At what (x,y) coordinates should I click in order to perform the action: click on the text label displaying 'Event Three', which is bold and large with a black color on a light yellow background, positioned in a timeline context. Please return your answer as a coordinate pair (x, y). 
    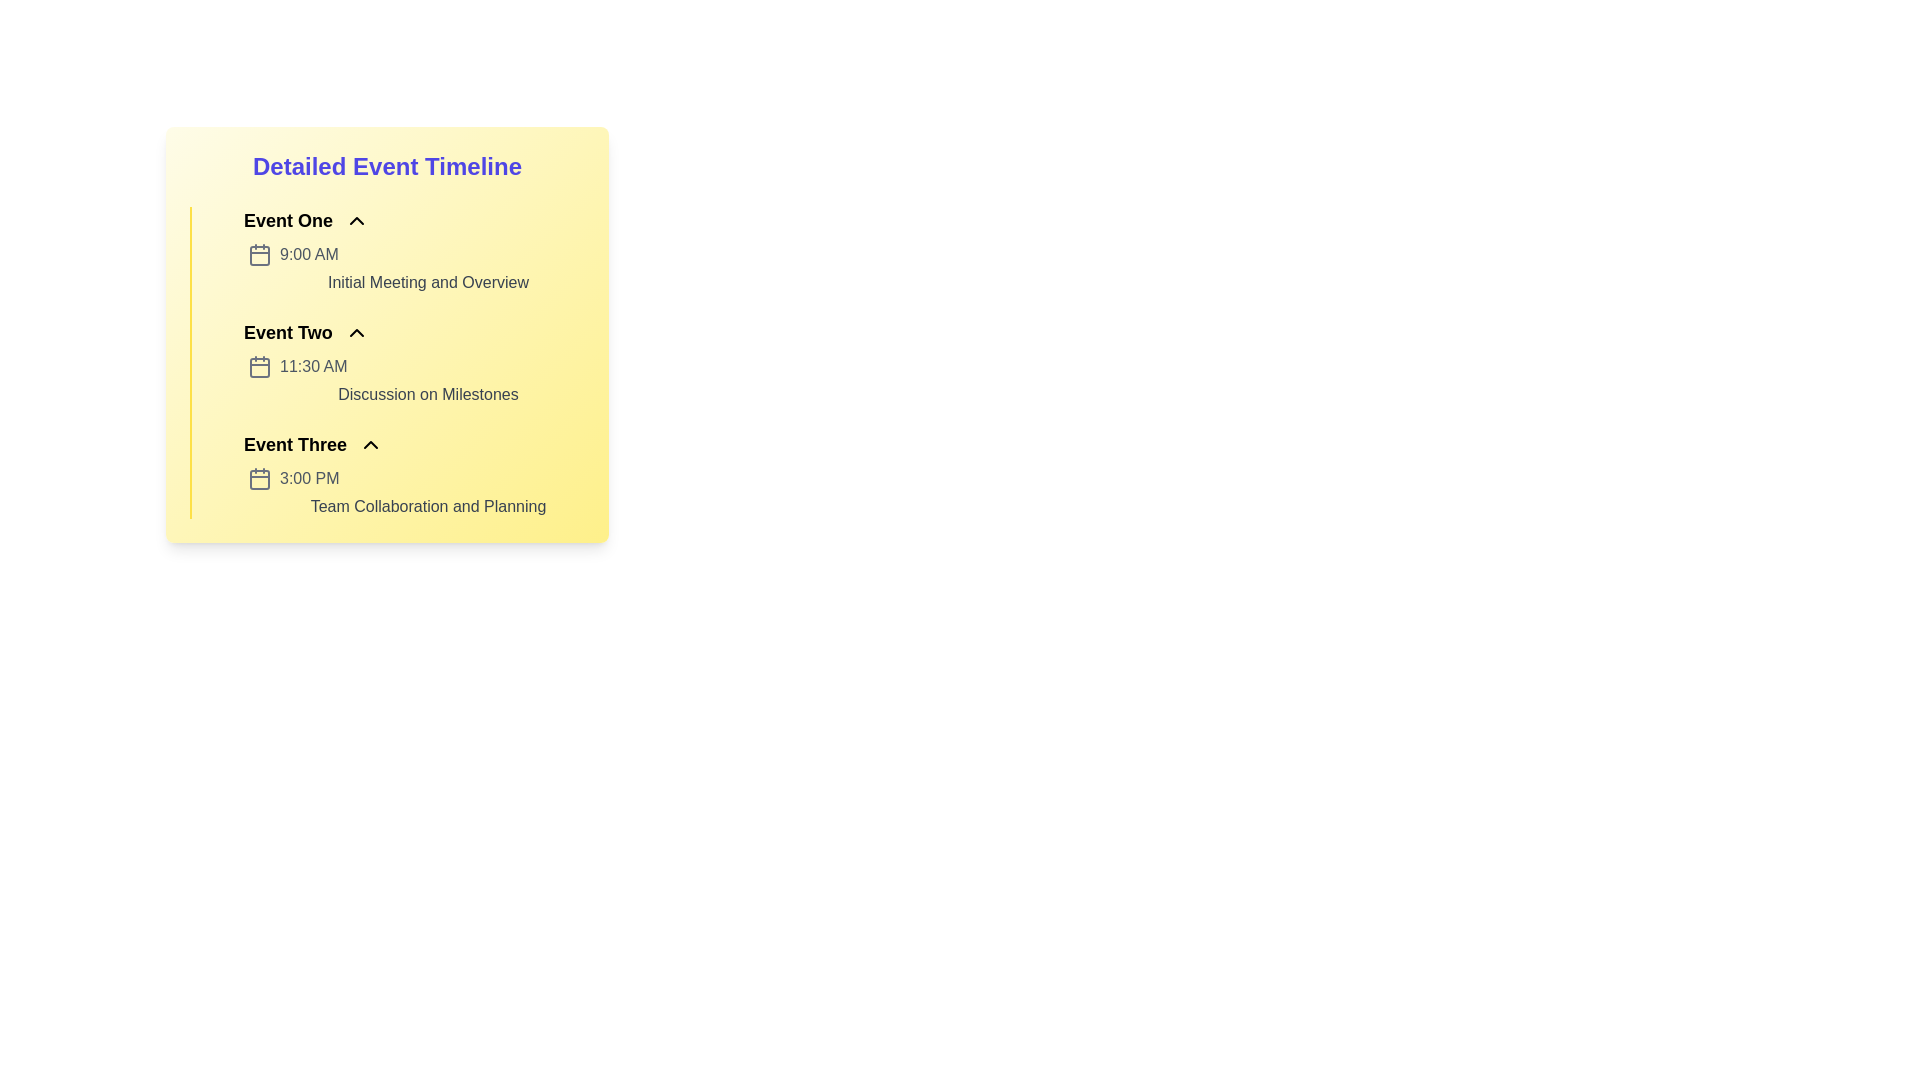
    Looking at the image, I should click on (294, 443).